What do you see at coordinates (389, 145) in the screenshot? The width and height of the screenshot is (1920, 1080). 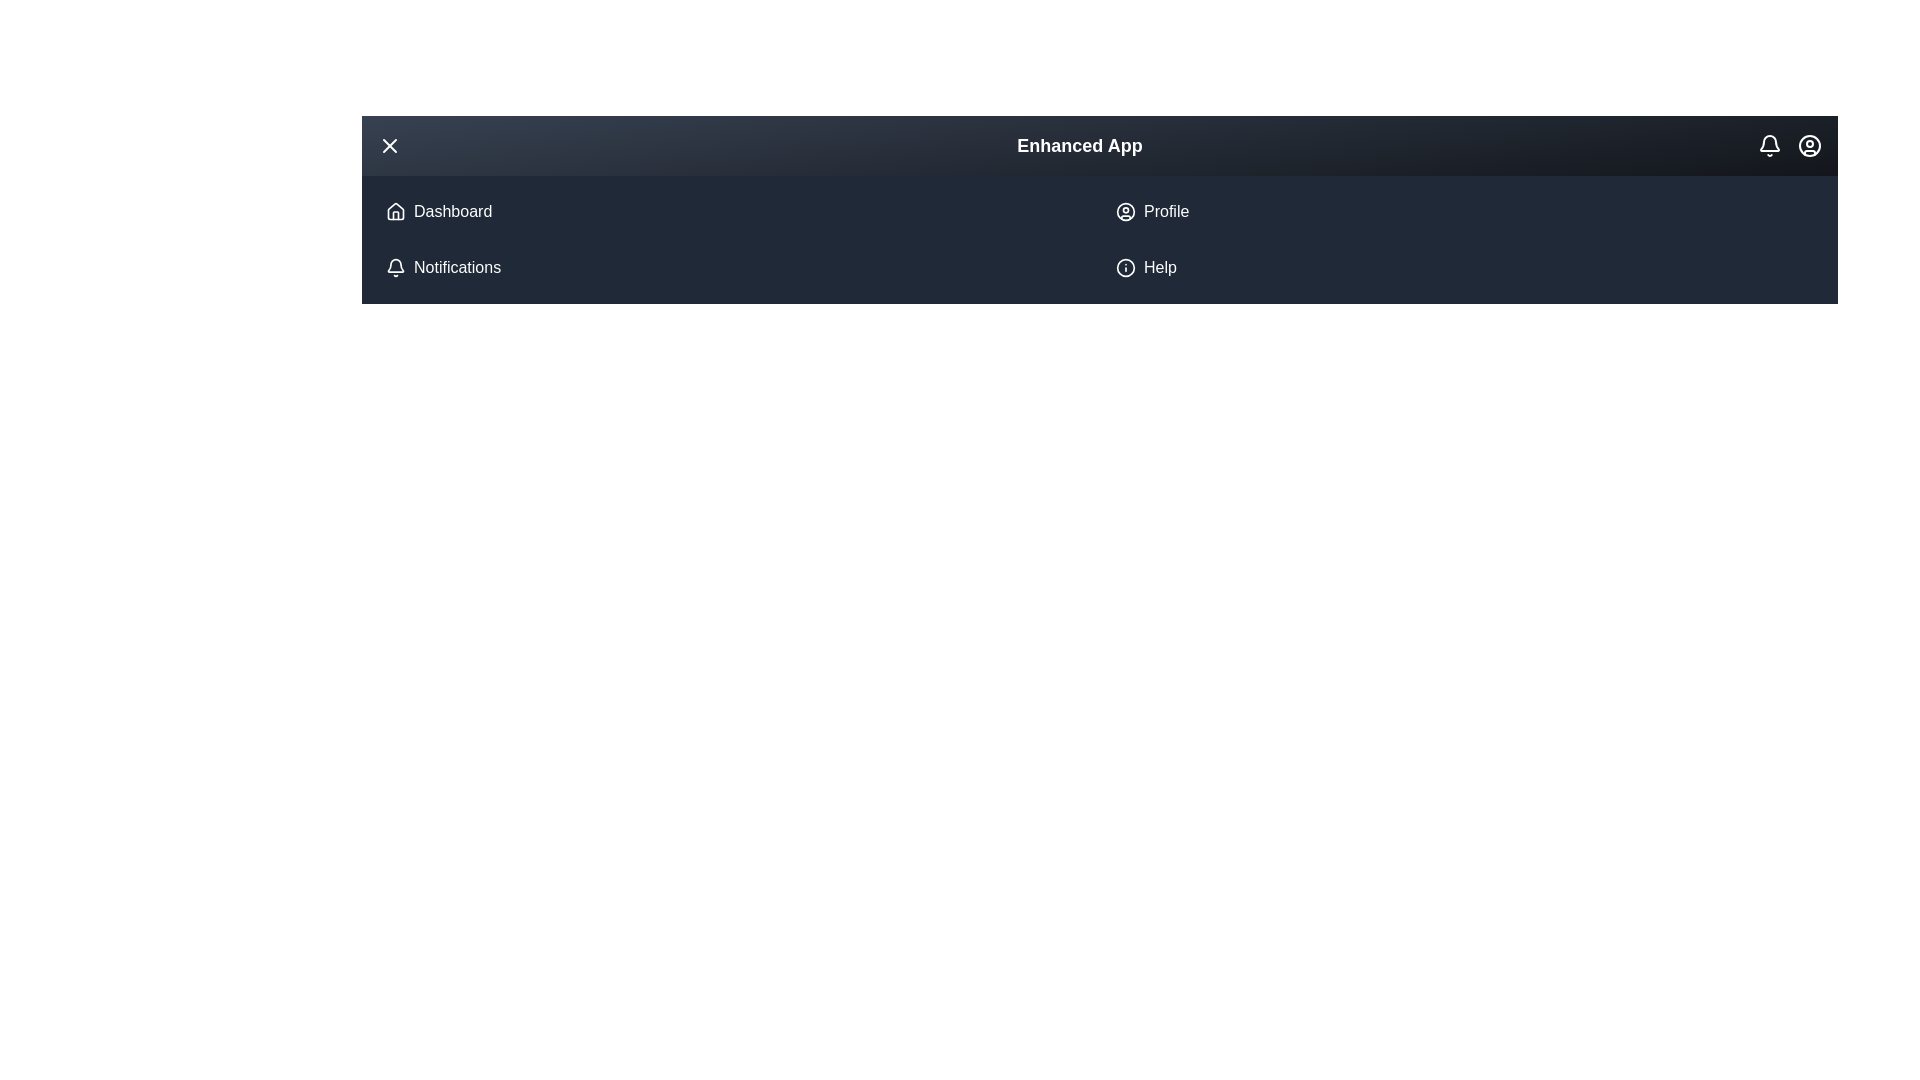 I see `the menu button to toggle the menu open/close state` at bounding box center [389, 145].